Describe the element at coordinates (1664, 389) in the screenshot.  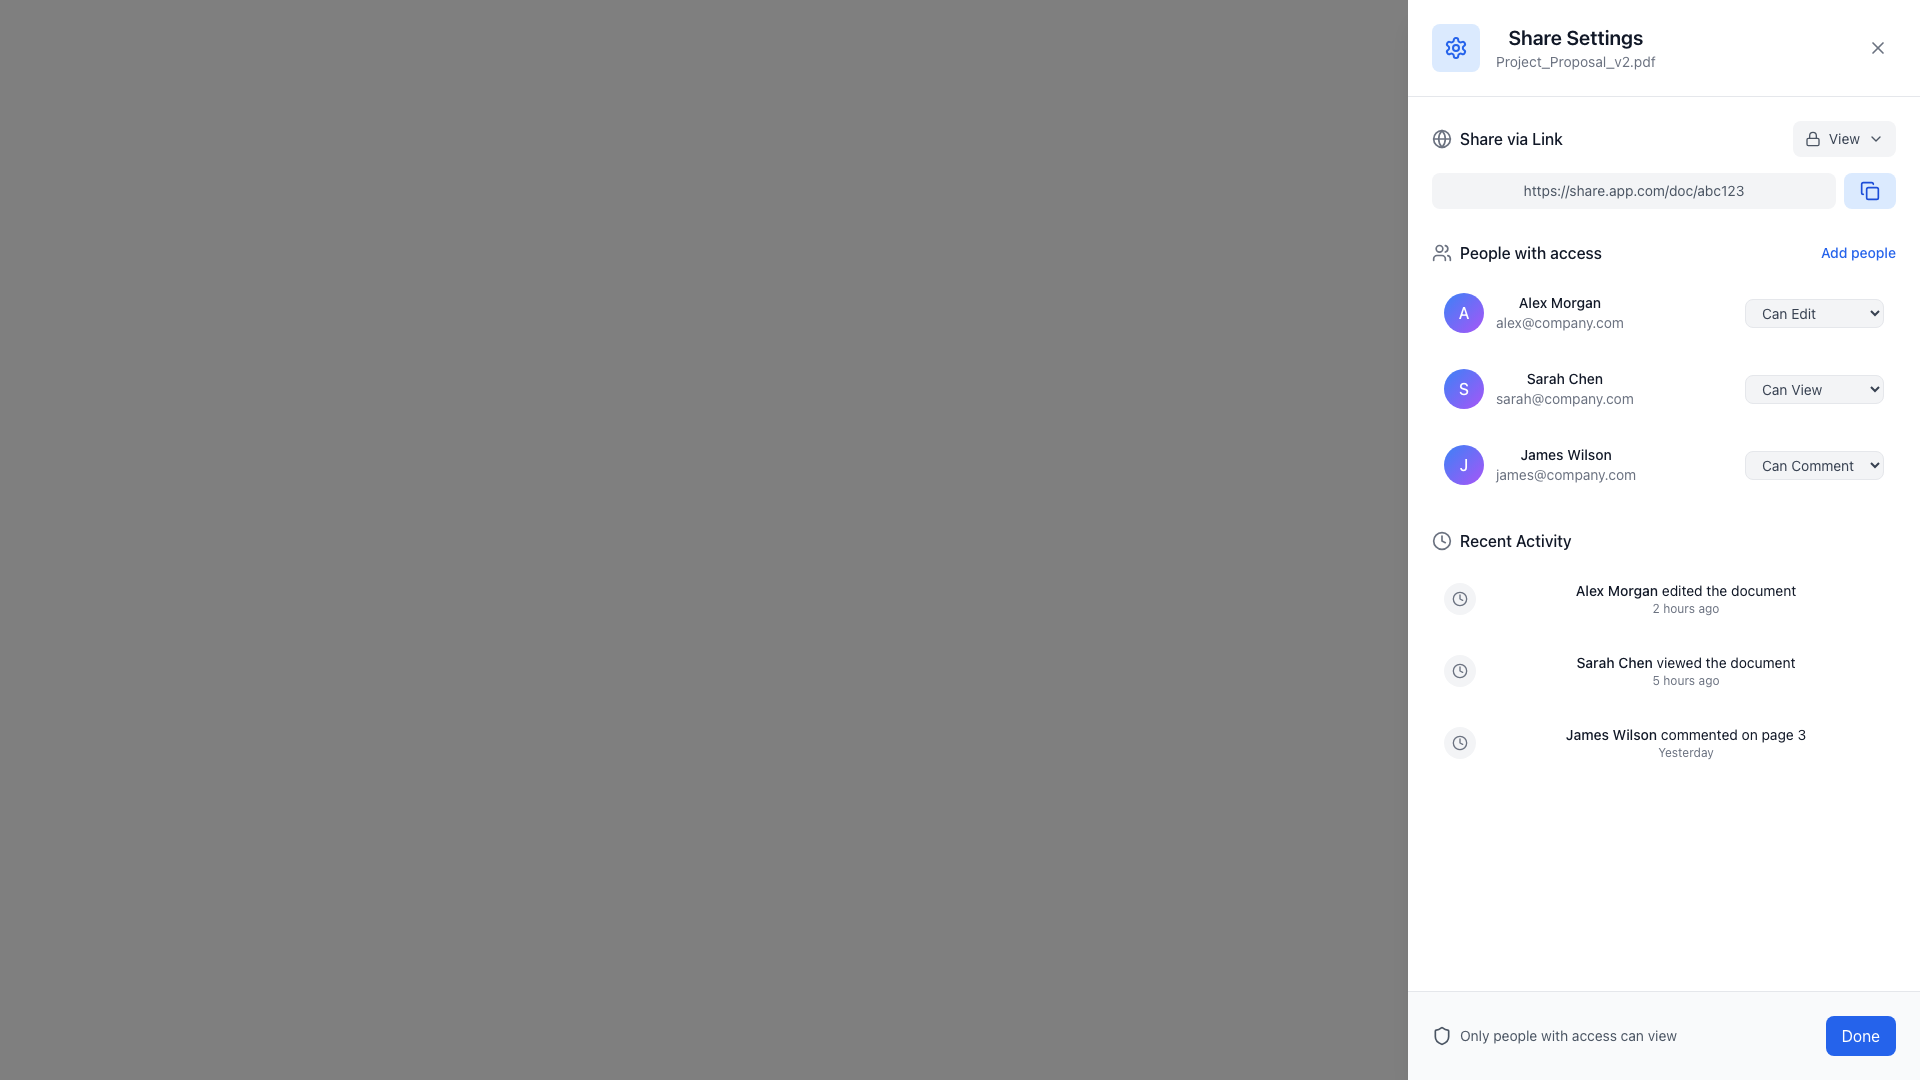
I see `the second list item in the 'People with access' section, which represents a user's information and their access level options` at that location.